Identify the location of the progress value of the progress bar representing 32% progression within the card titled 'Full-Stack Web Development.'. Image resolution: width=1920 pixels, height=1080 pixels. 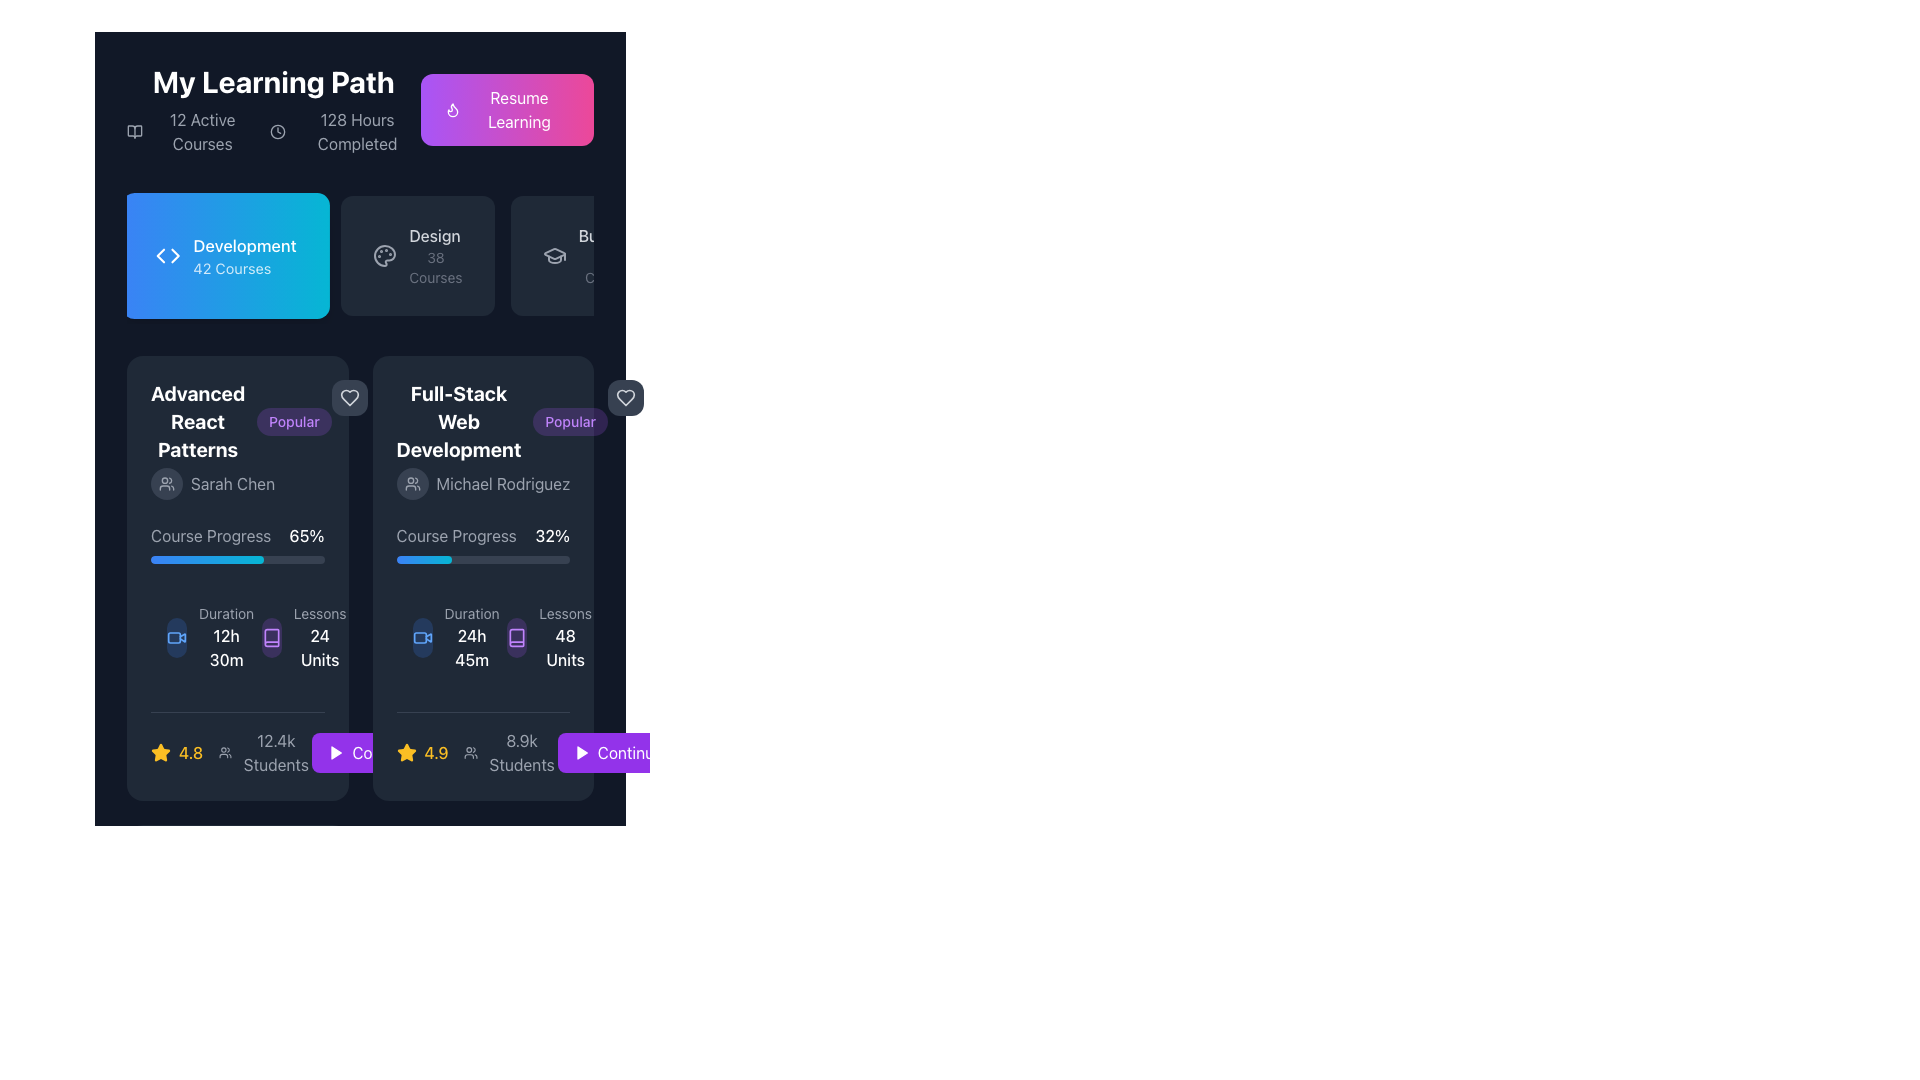
(483, 559).